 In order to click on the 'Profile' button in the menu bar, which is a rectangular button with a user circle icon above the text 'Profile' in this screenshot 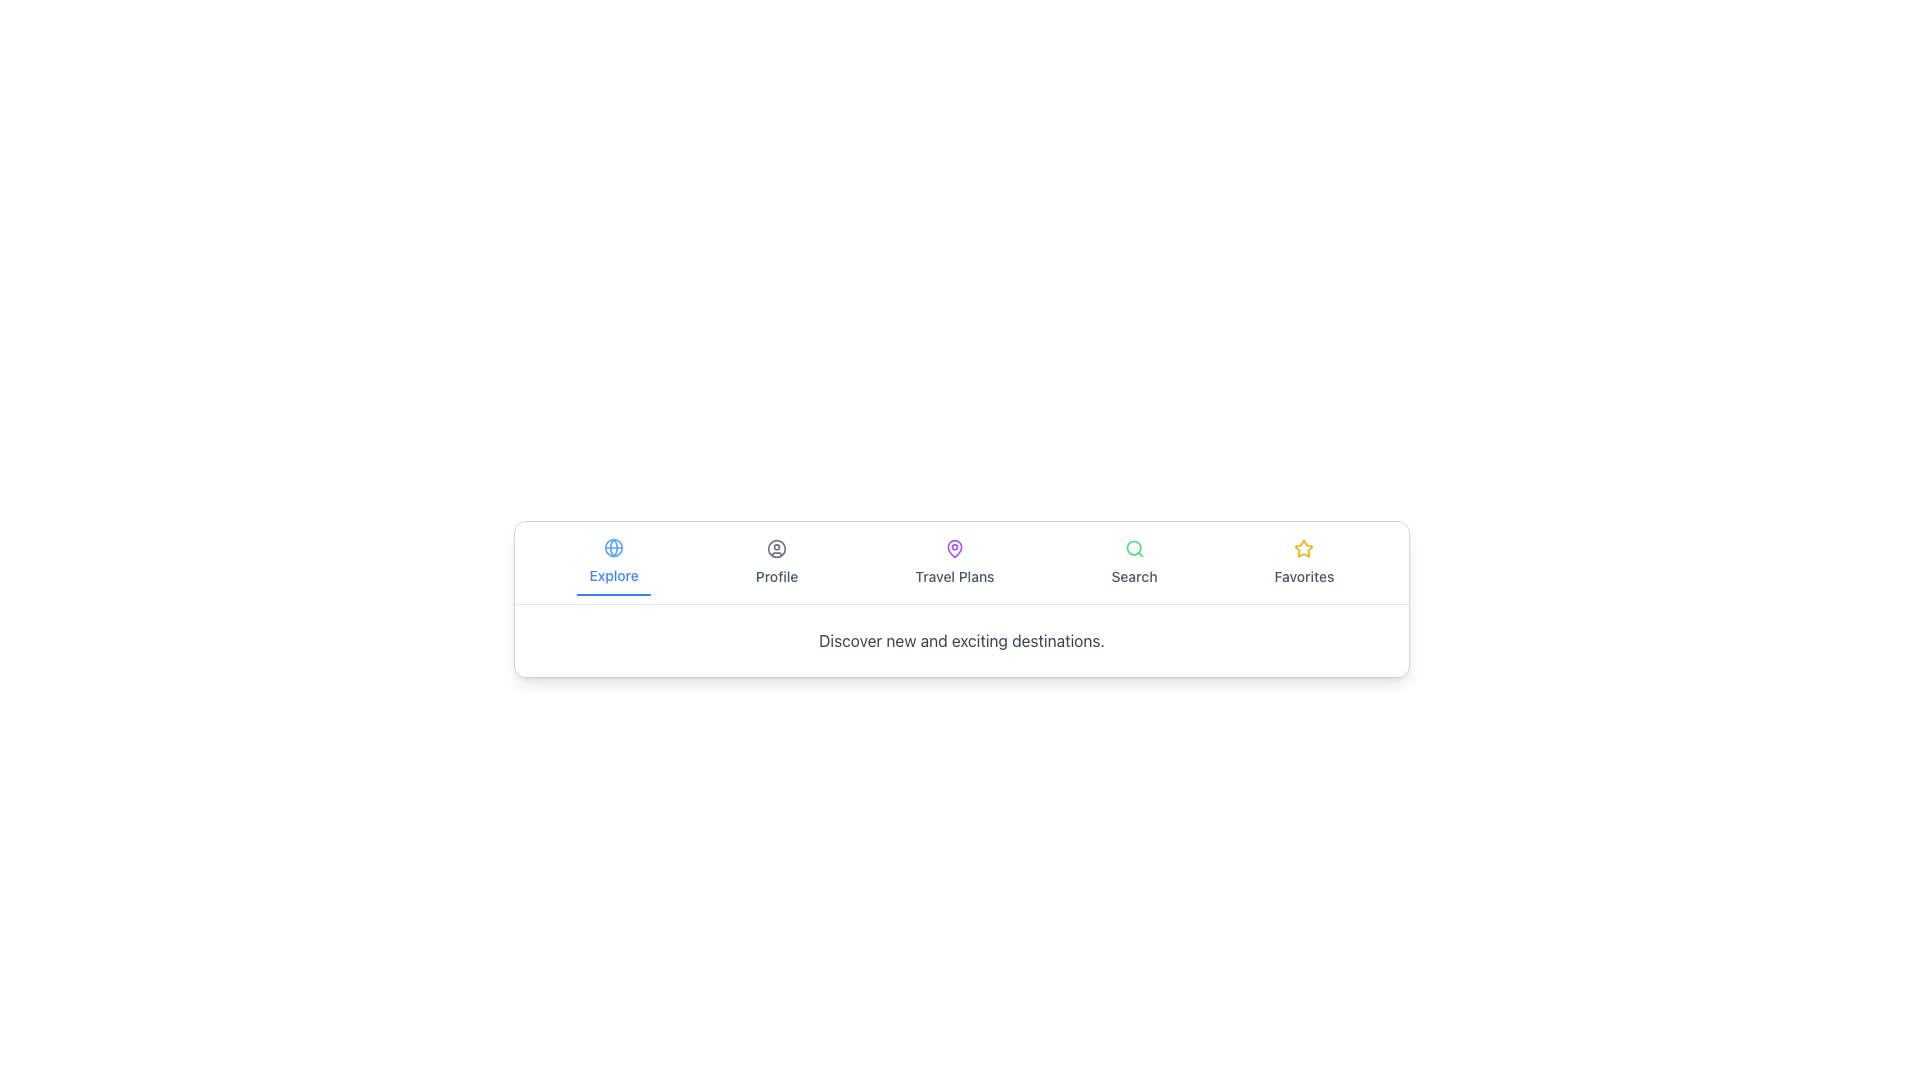, I will do `click(776, 563)`.